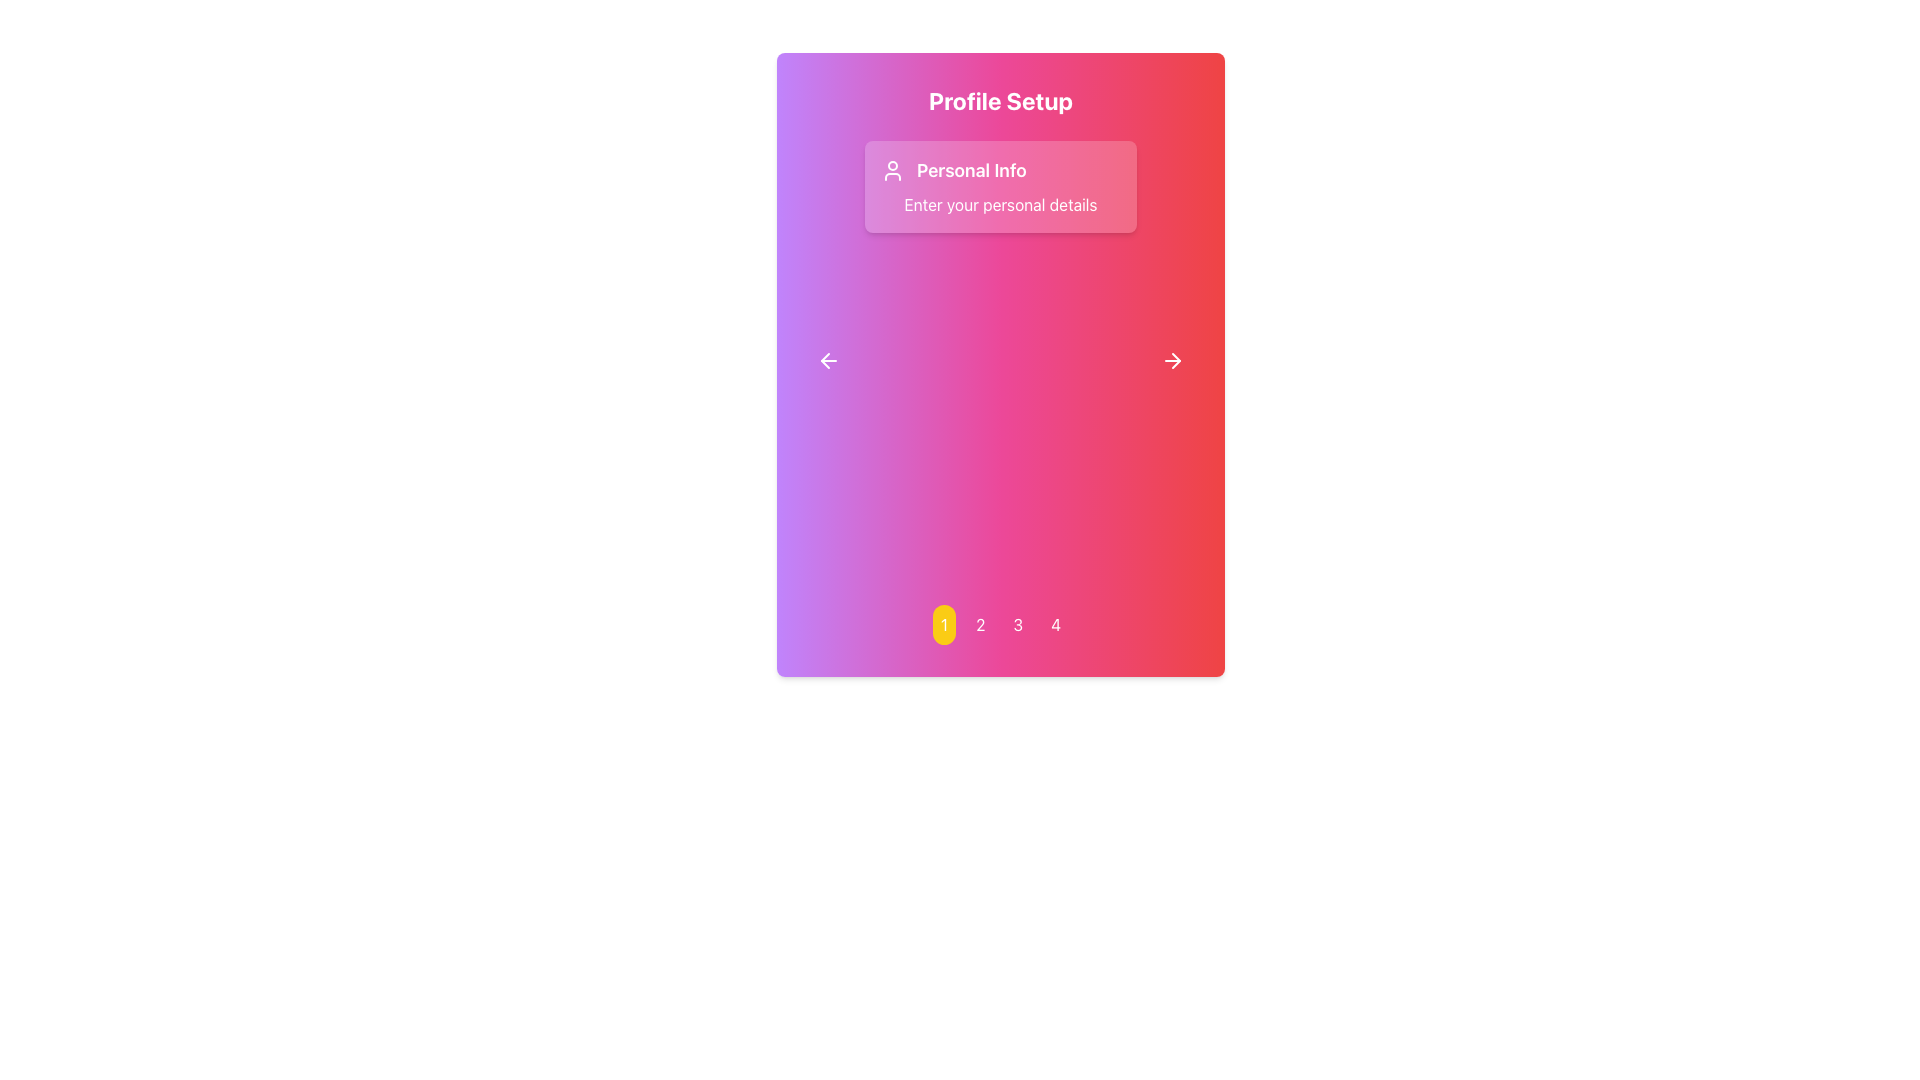  What do you see at coordinates (1018, 623) in the screenshot?
I see `the numerical text label displaying the digit '3' with a pink hue, which is positioned within a circular background near the bottom-center of the interface` at bounding box center [1018, 623].